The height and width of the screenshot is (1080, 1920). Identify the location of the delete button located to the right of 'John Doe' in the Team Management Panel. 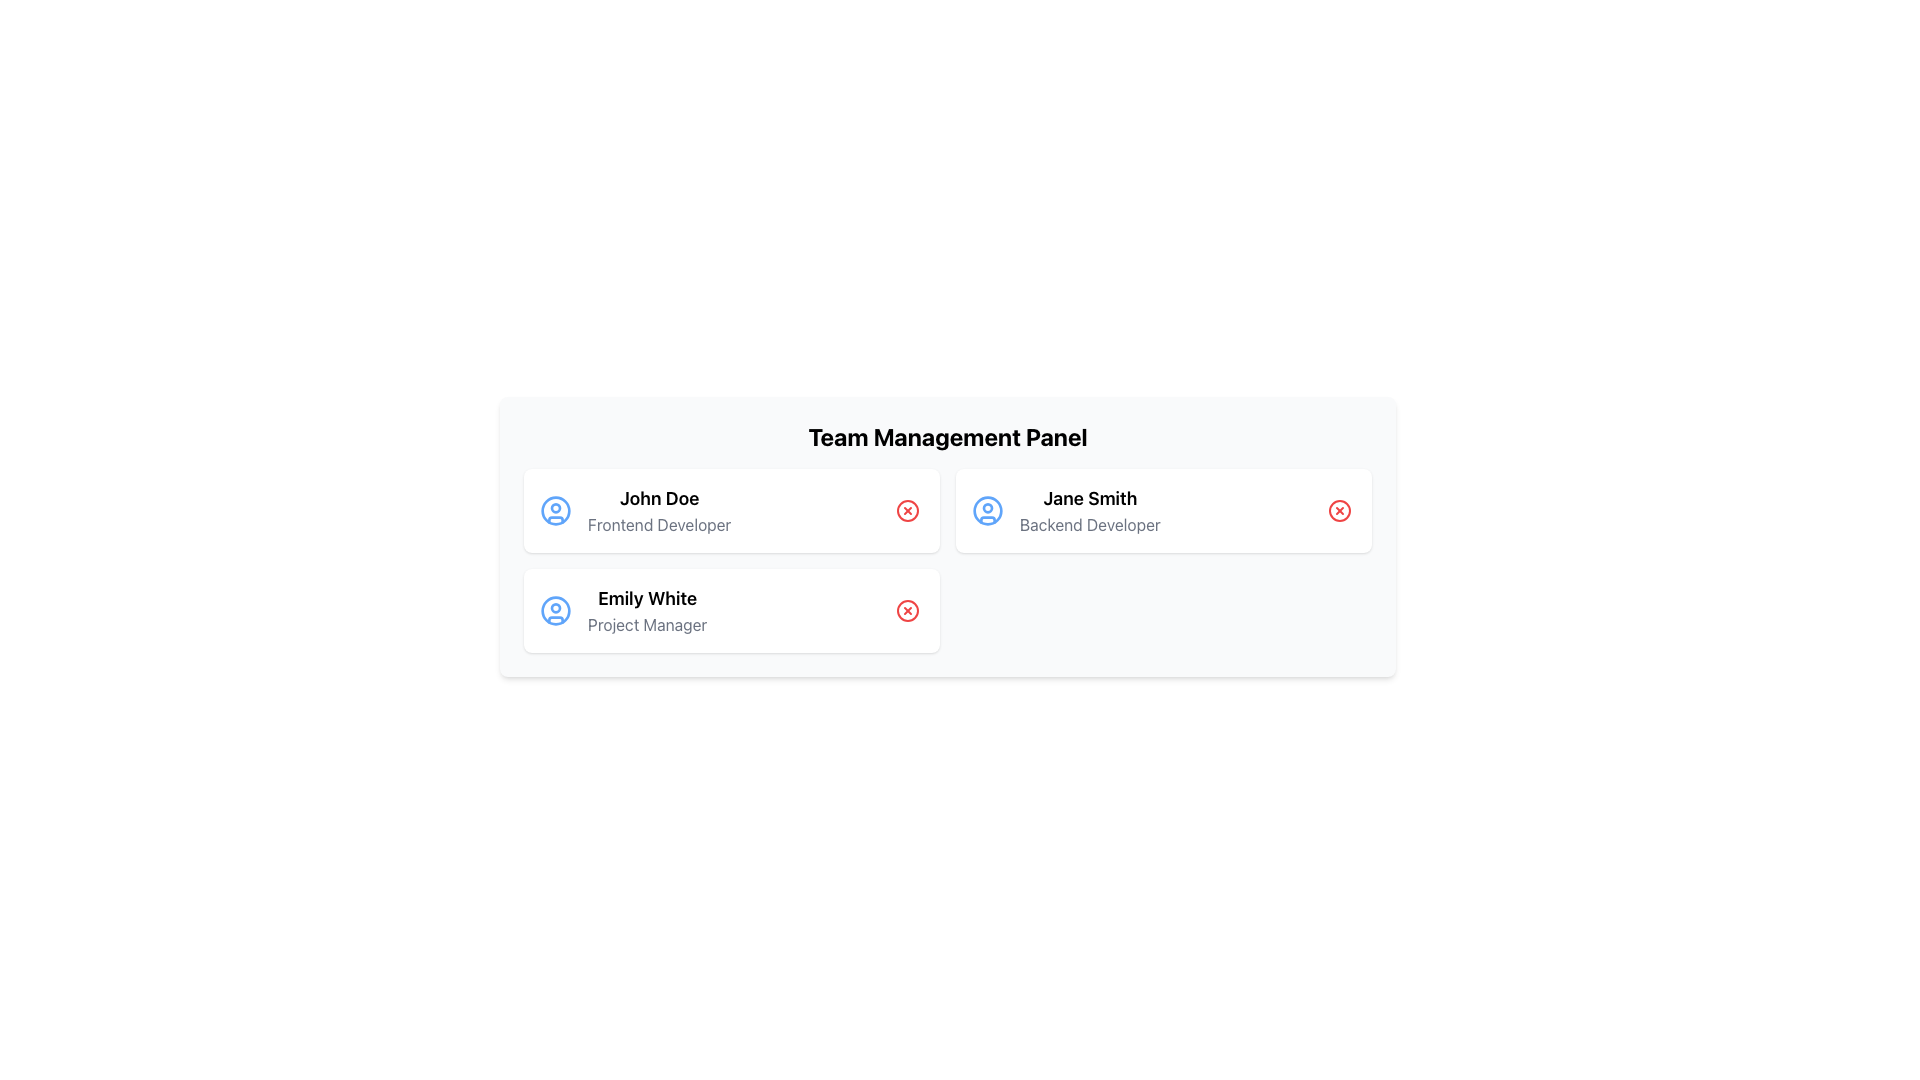
(906, 509).